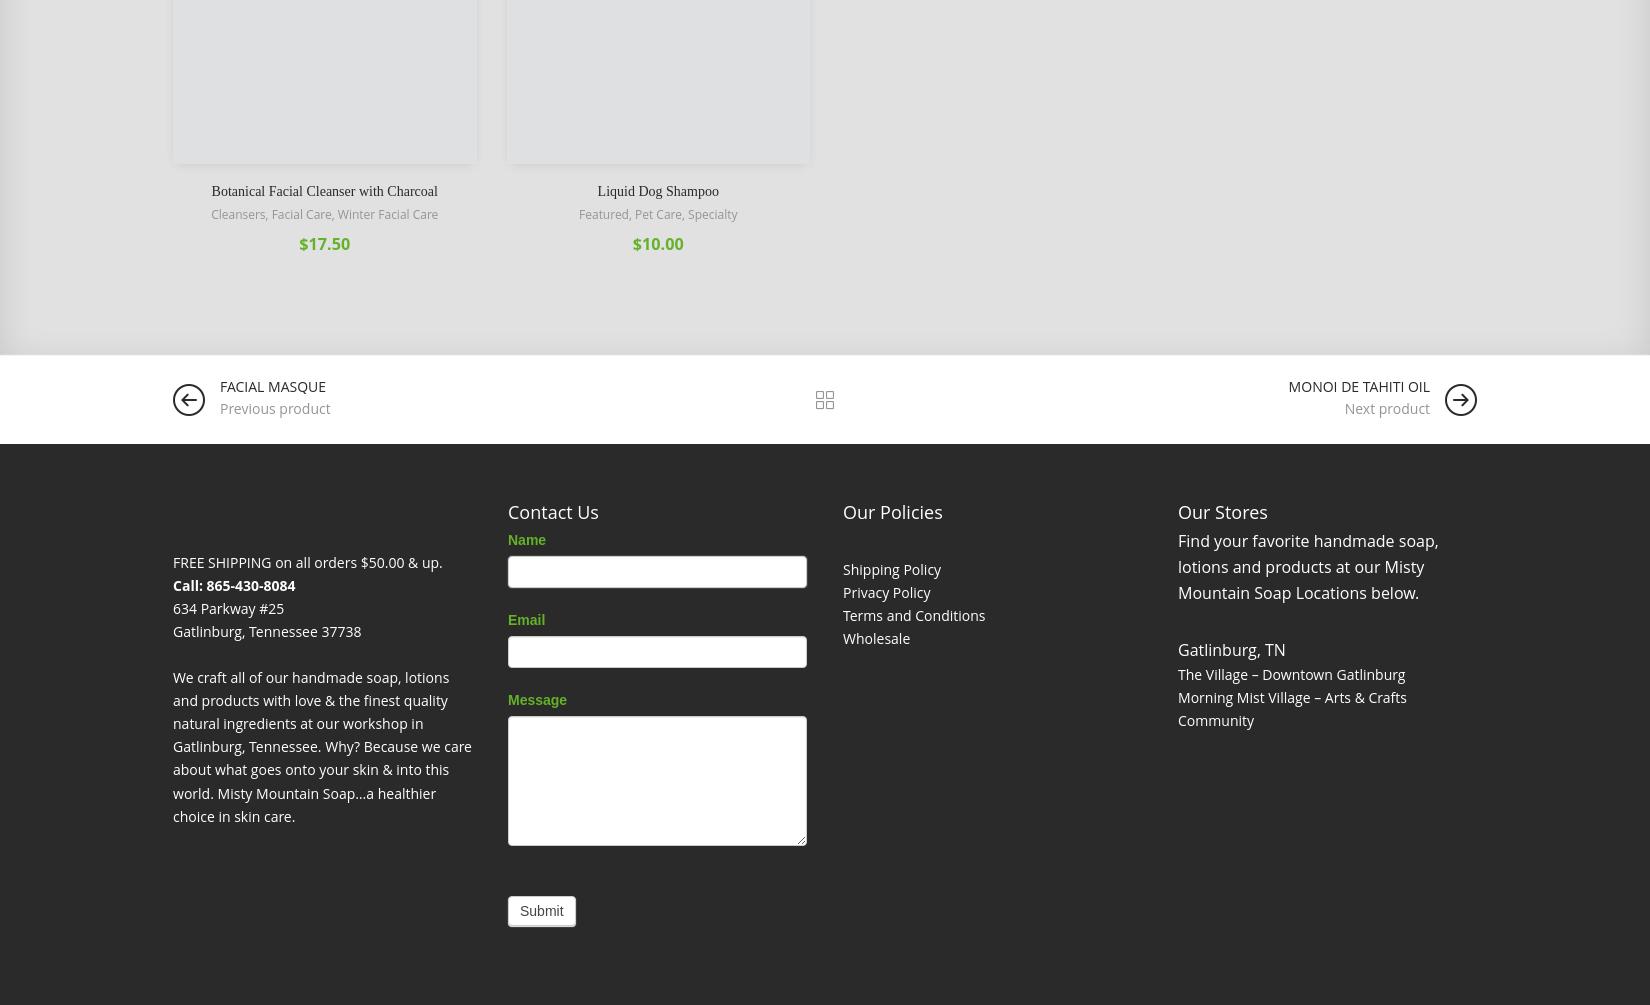  Describe the element at coordinates (233, 583) in the screenshot. I see `'Call: 865-430-8084'` at that location.